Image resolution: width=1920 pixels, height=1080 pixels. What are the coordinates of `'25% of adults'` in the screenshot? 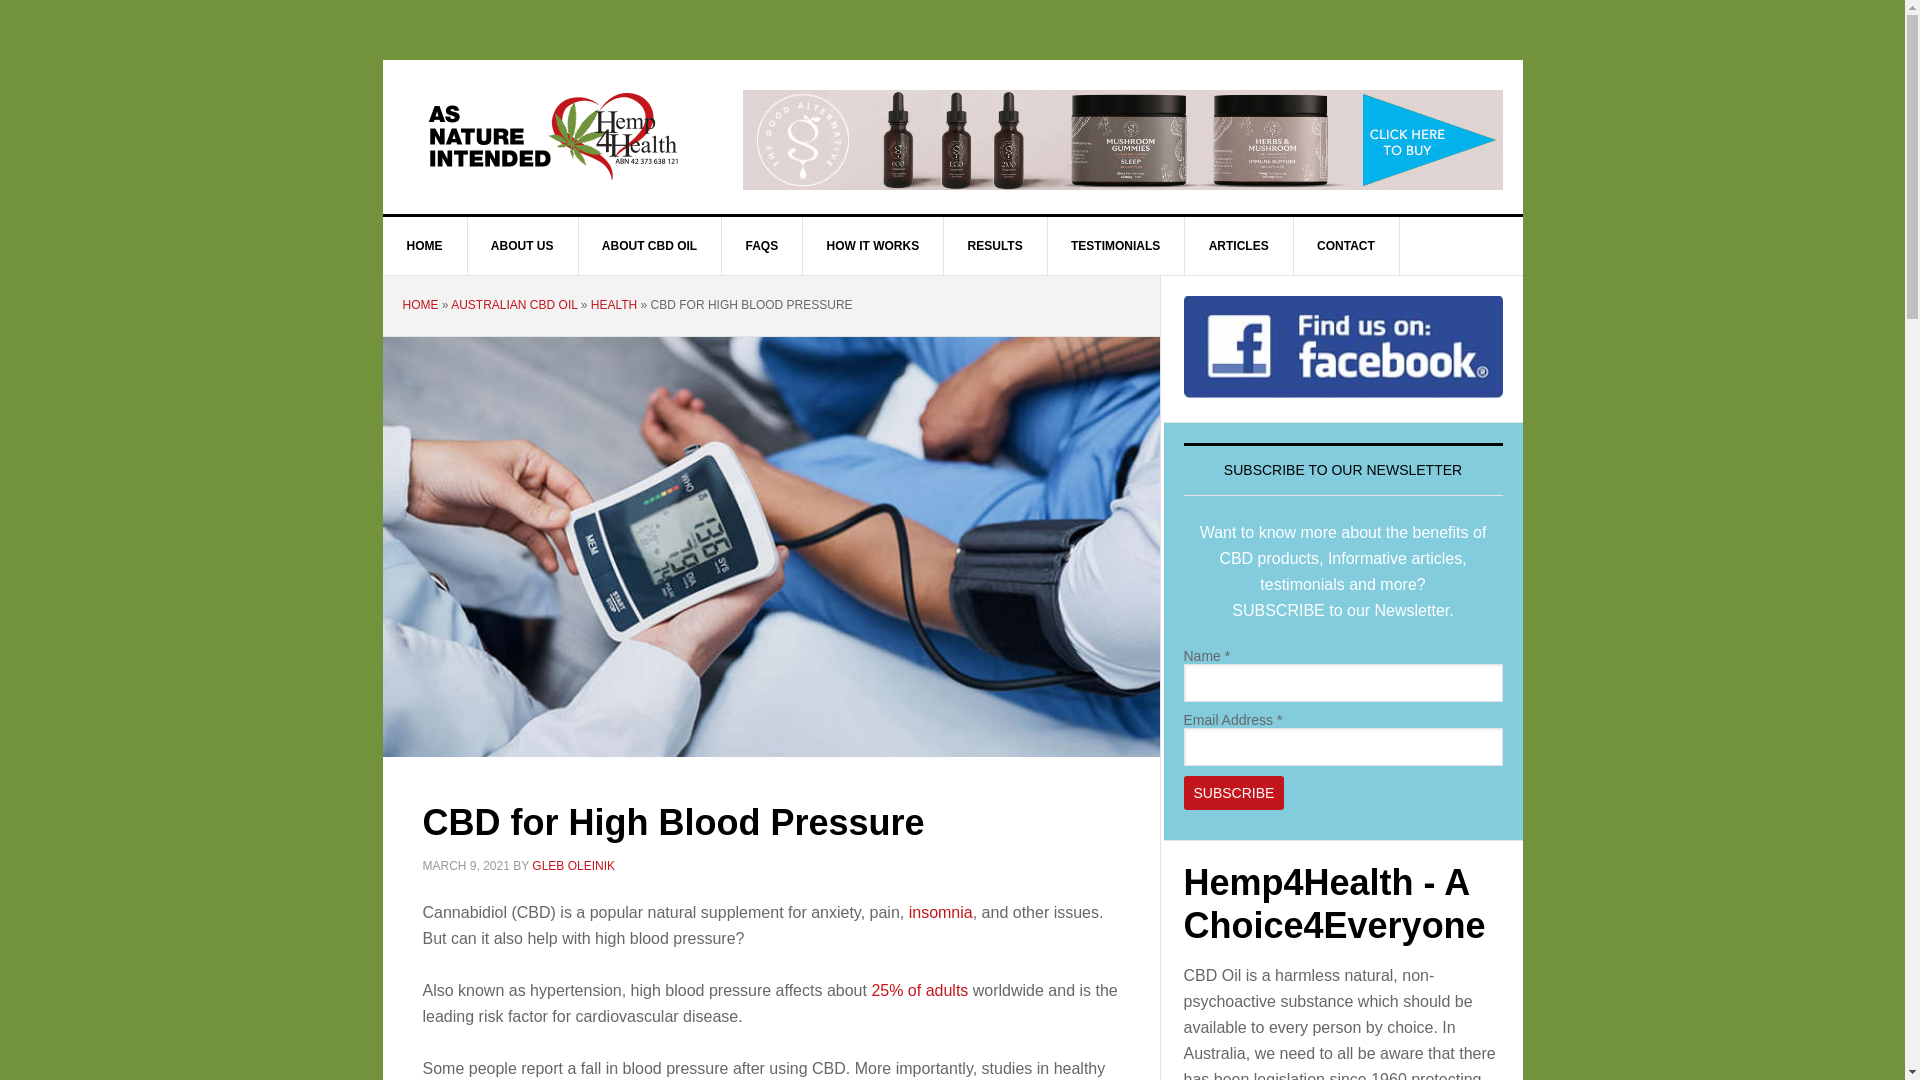 It's located at (918, 990).